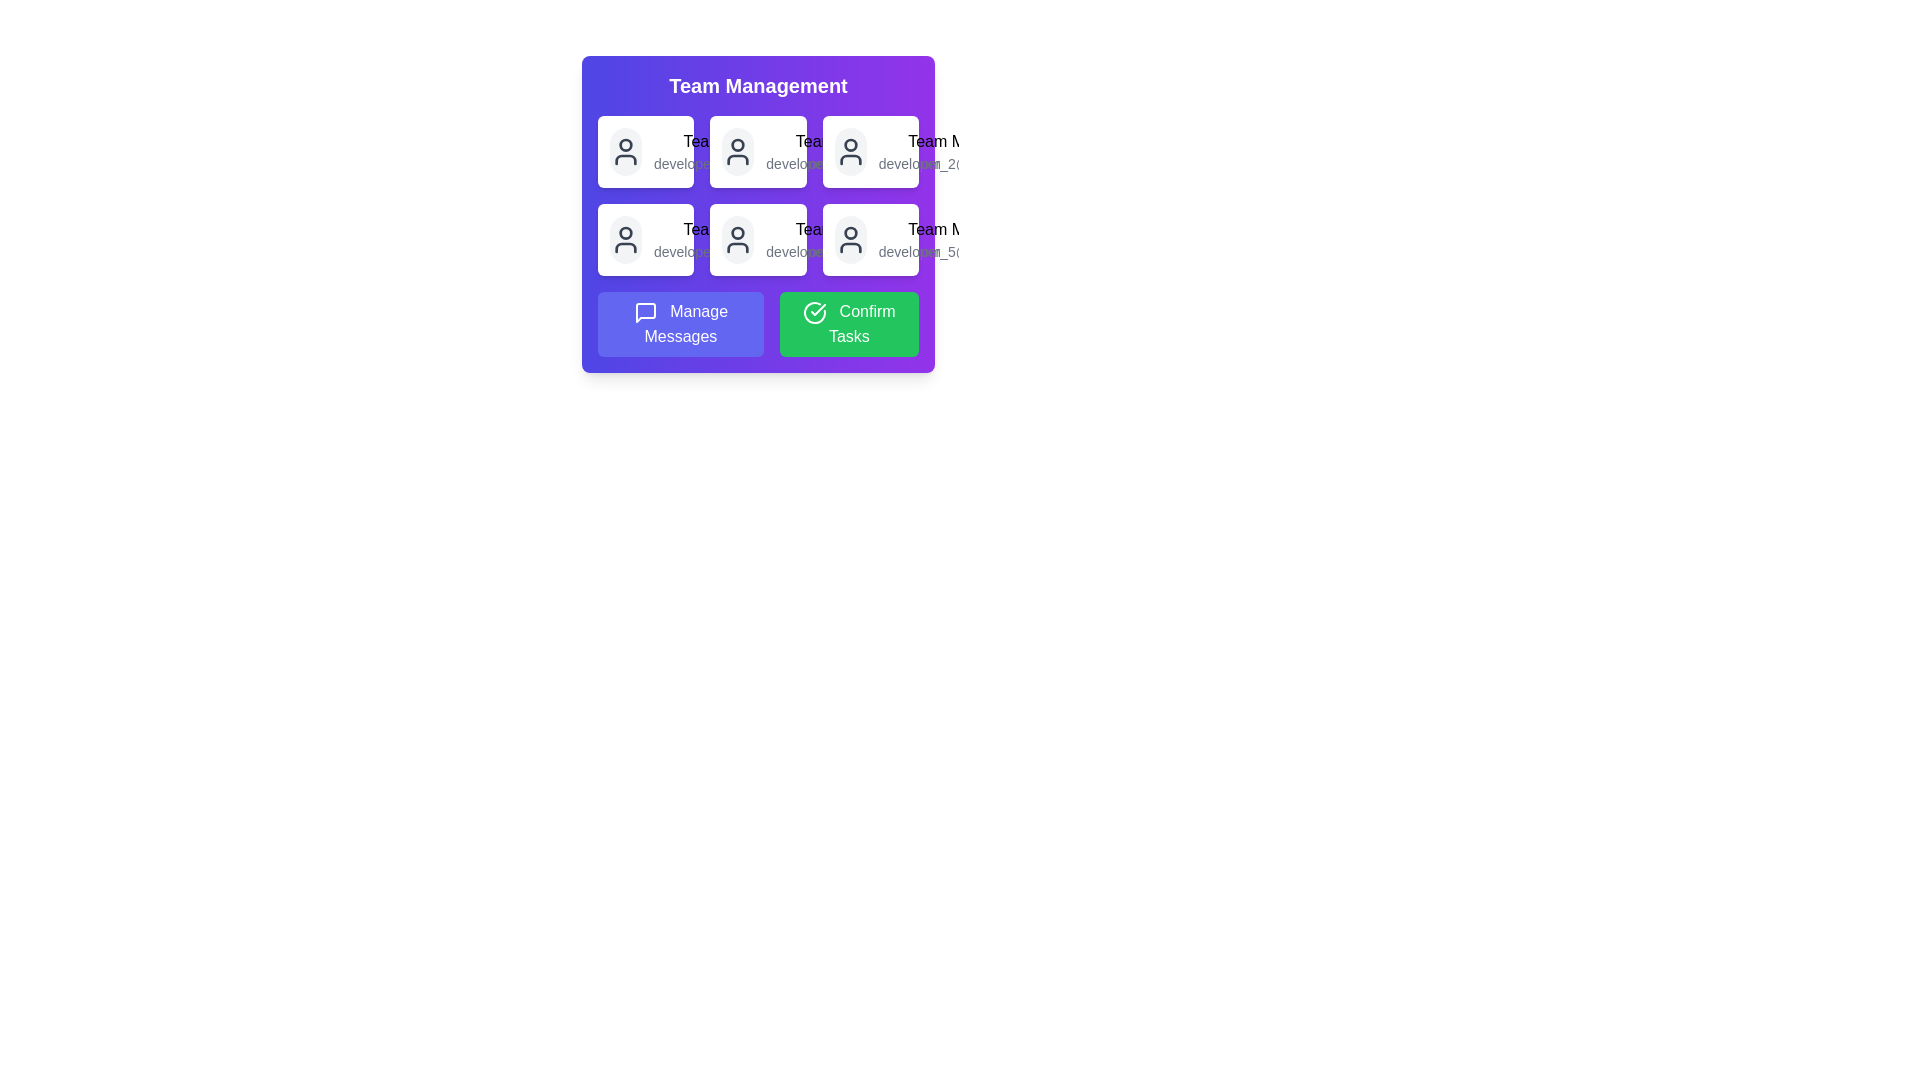 The width and height of the screenshot is (1920, 1080). Describe the element at coordinates (850, 238) in the screenshot. I see `the SVG-based user avatar icon, which is a silhouette of a person within a white rounded square background, located in the fourth position of the grid under 'Team Management'` at that location.